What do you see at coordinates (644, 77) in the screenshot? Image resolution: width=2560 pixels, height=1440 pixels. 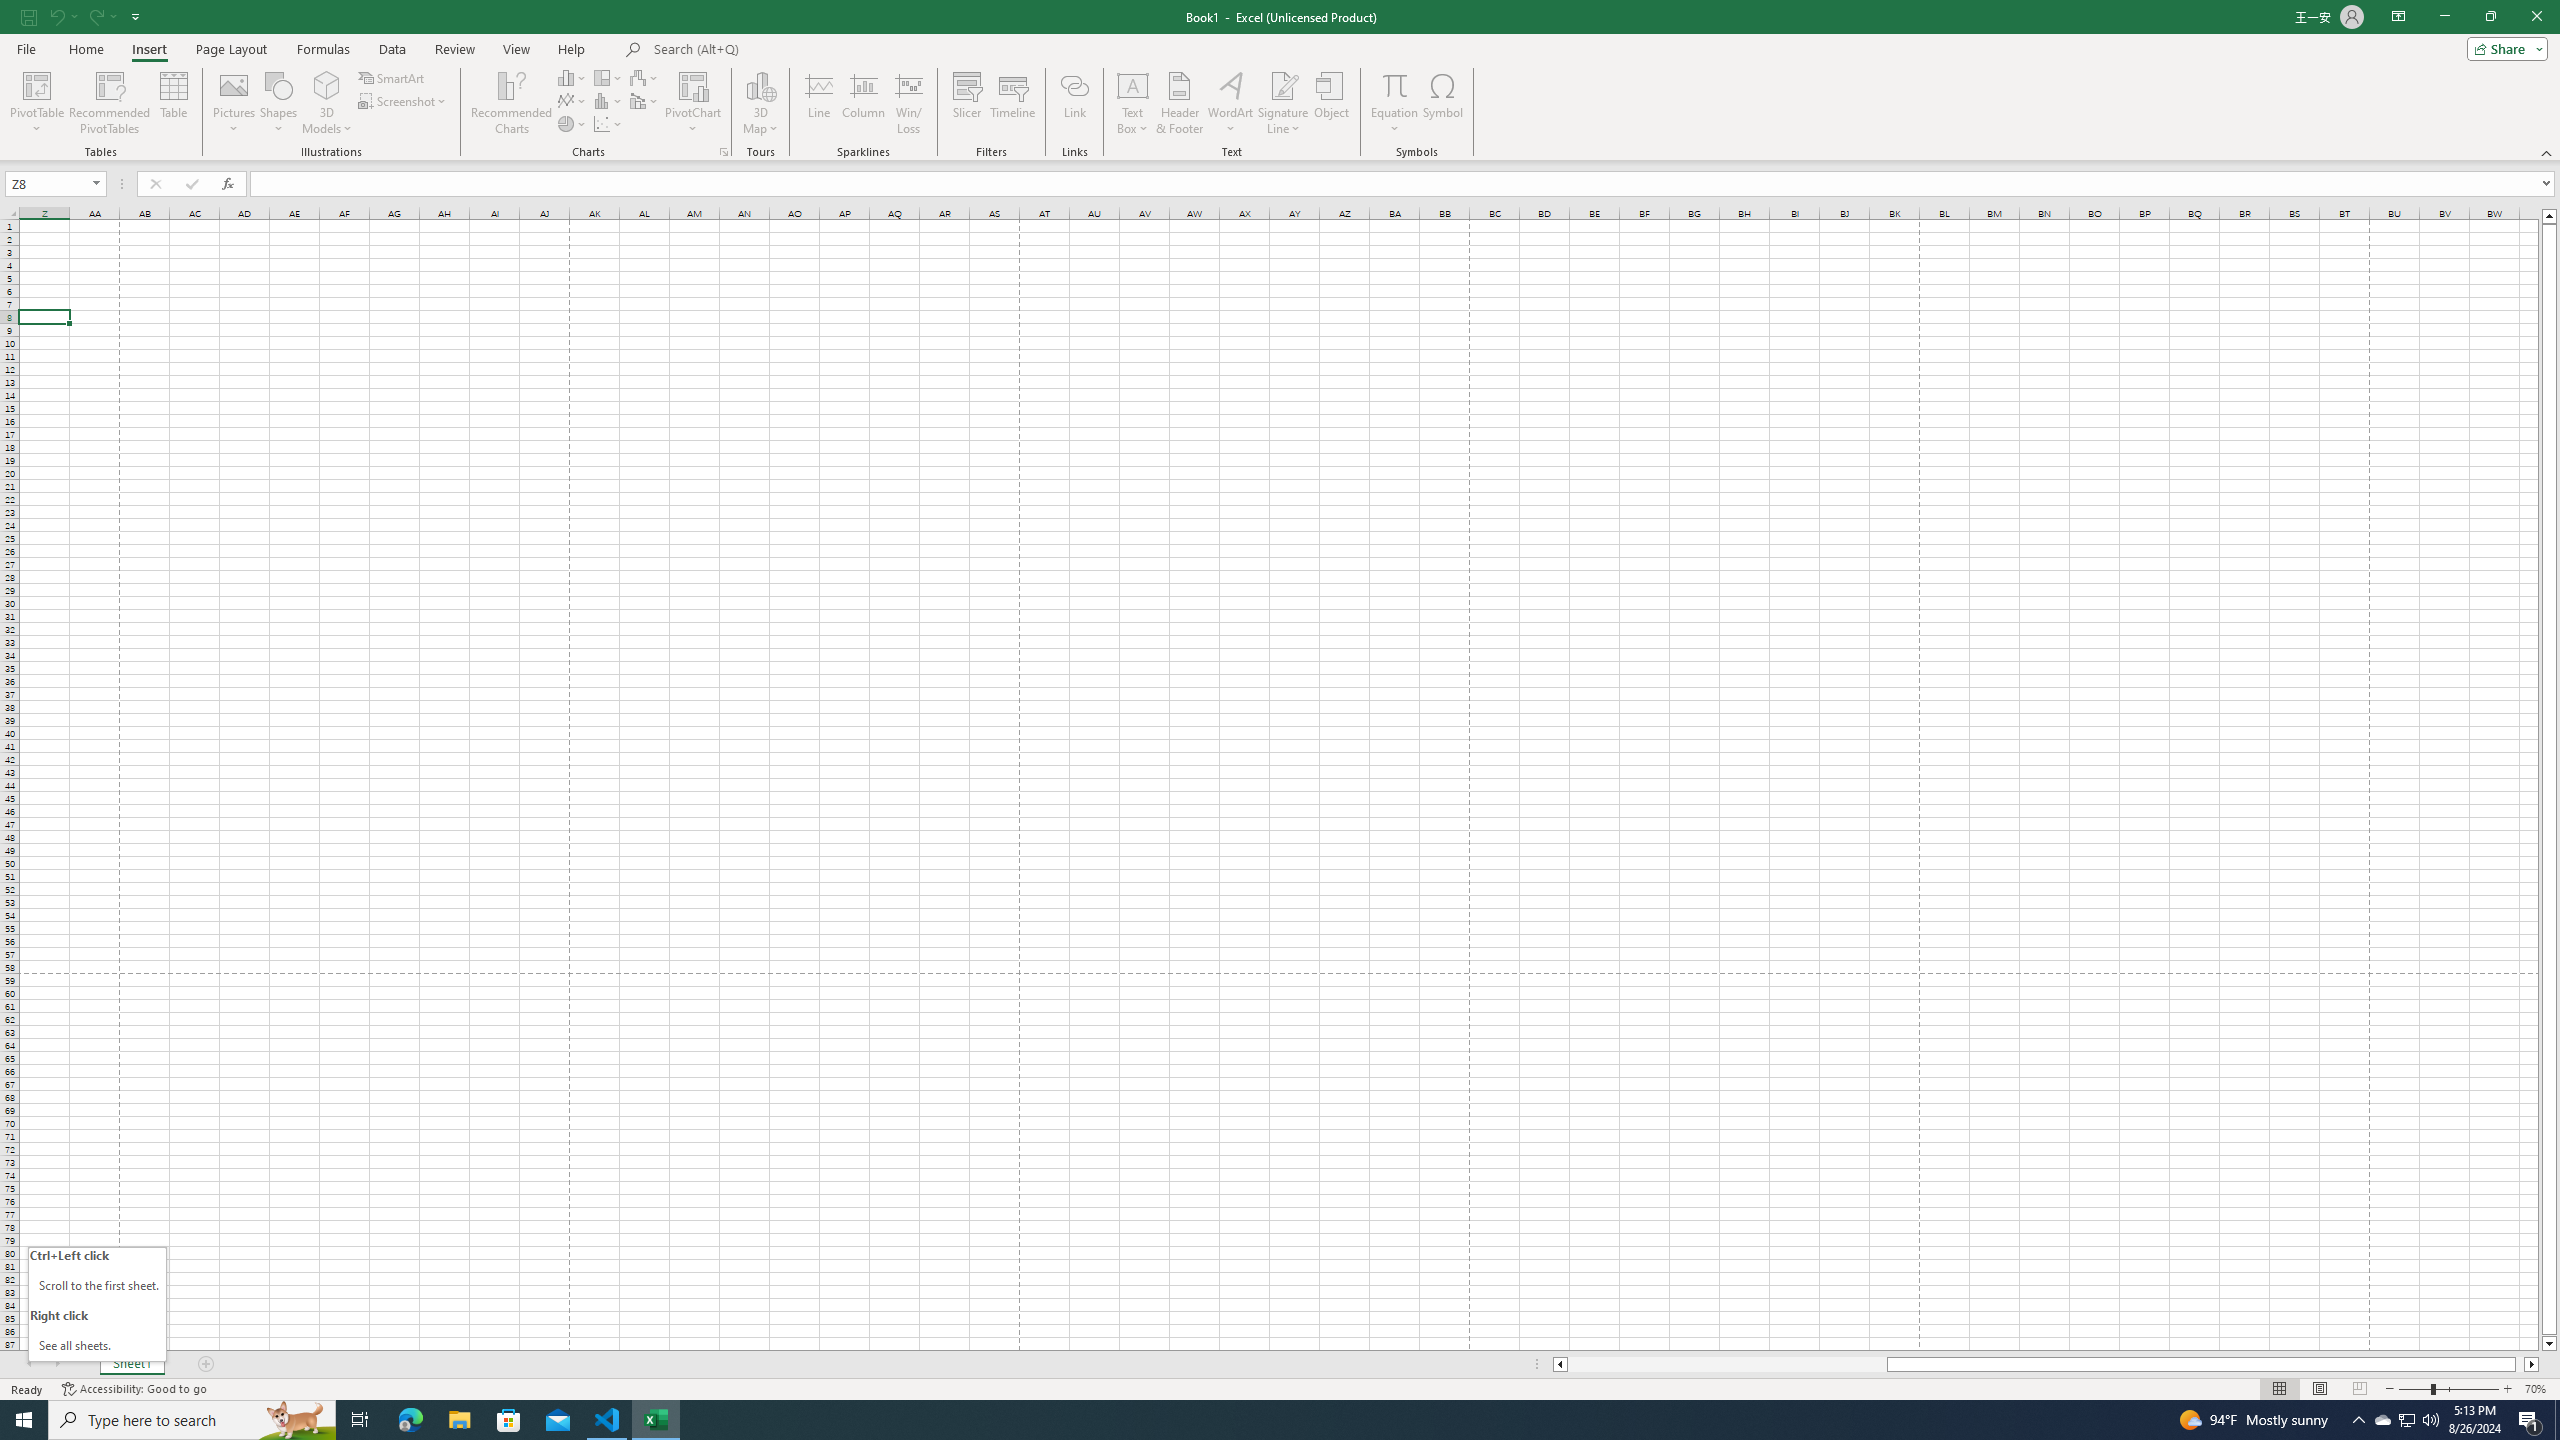 I see `'Insert Waterfall, Funnel, Stock, Surface, or Radar Chart'` at bounding box center [644, 77].